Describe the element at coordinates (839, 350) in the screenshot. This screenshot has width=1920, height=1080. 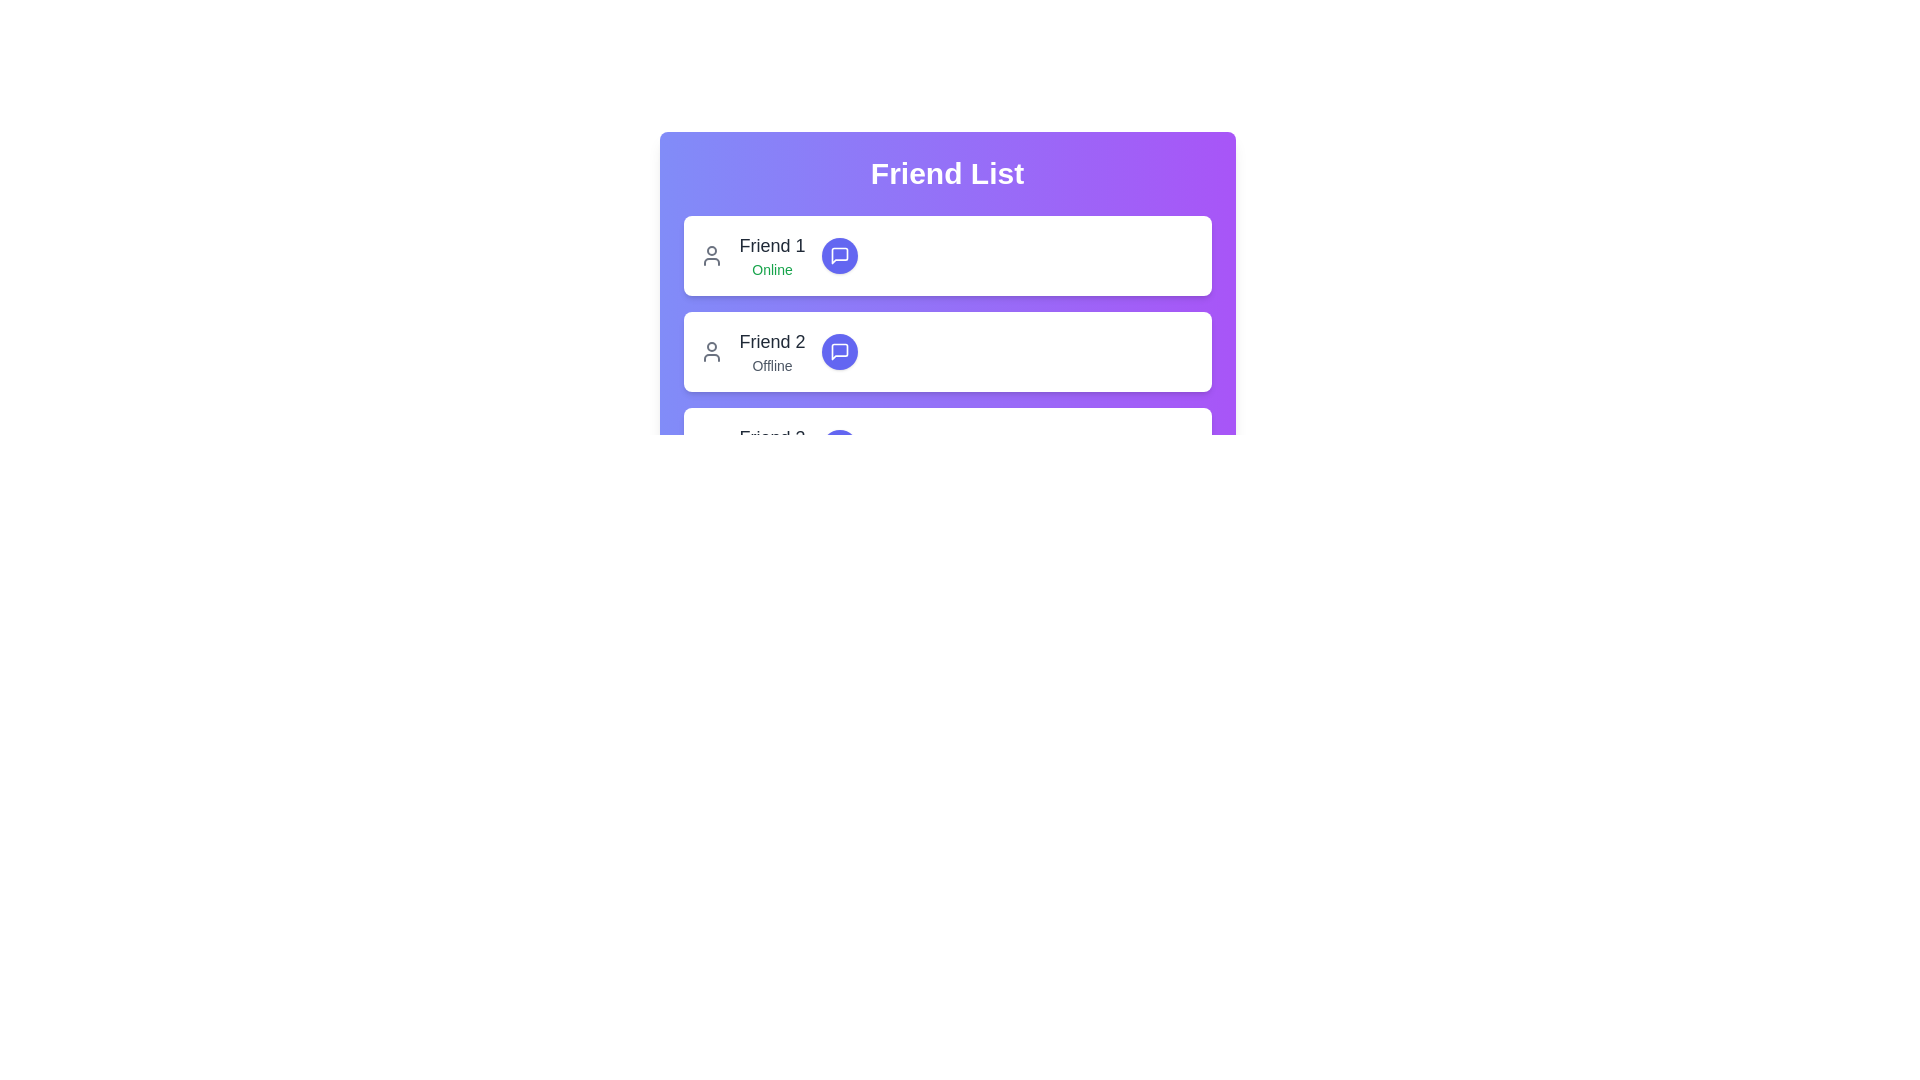
I see `the small circular button with a purple background and a white message square icon for keyboard interaction, located at the far-right of the card for 'Friend 2' in the 'Friend List' interface` at that location.